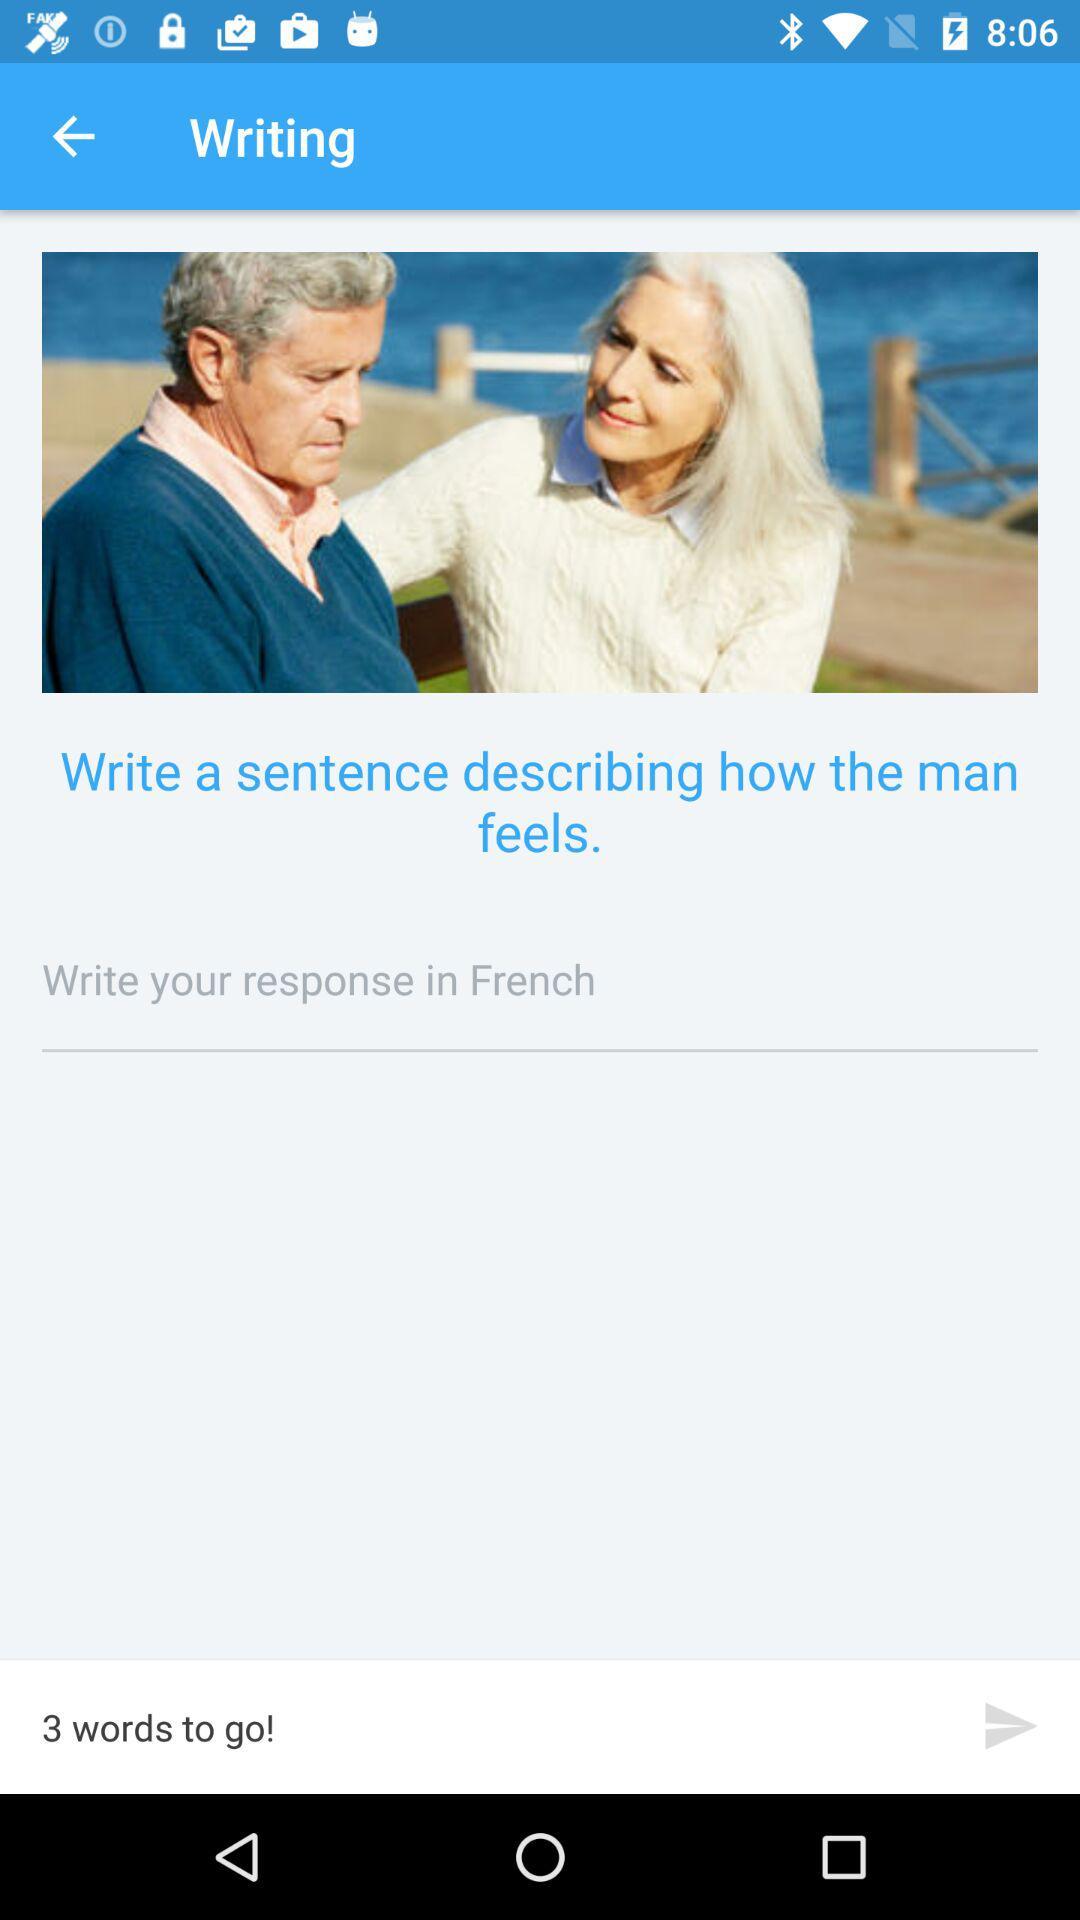  Describe the element at coordinates (1011, 1725) in the screenshot. I see `the send icon` at that location.